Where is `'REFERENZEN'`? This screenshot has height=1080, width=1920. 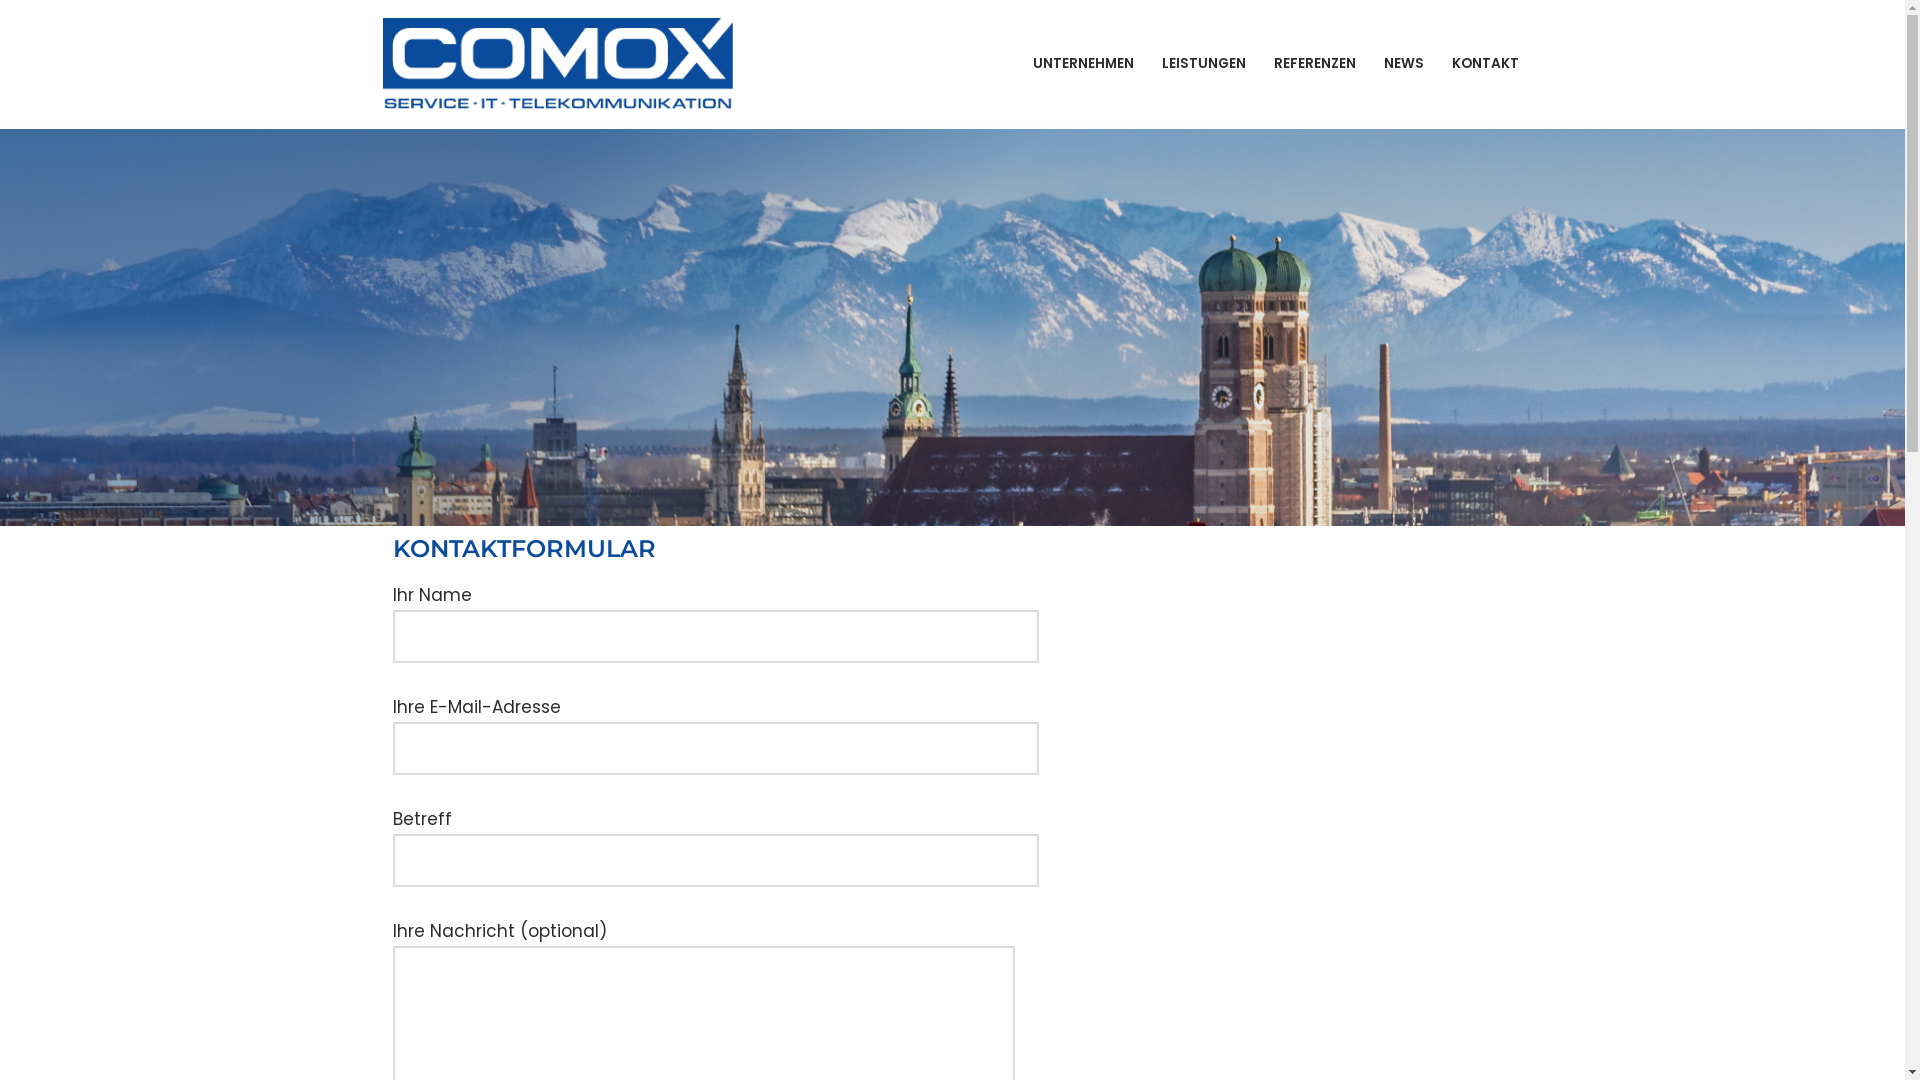
'REFERENZEN' is located at coordinates (1272, 62).